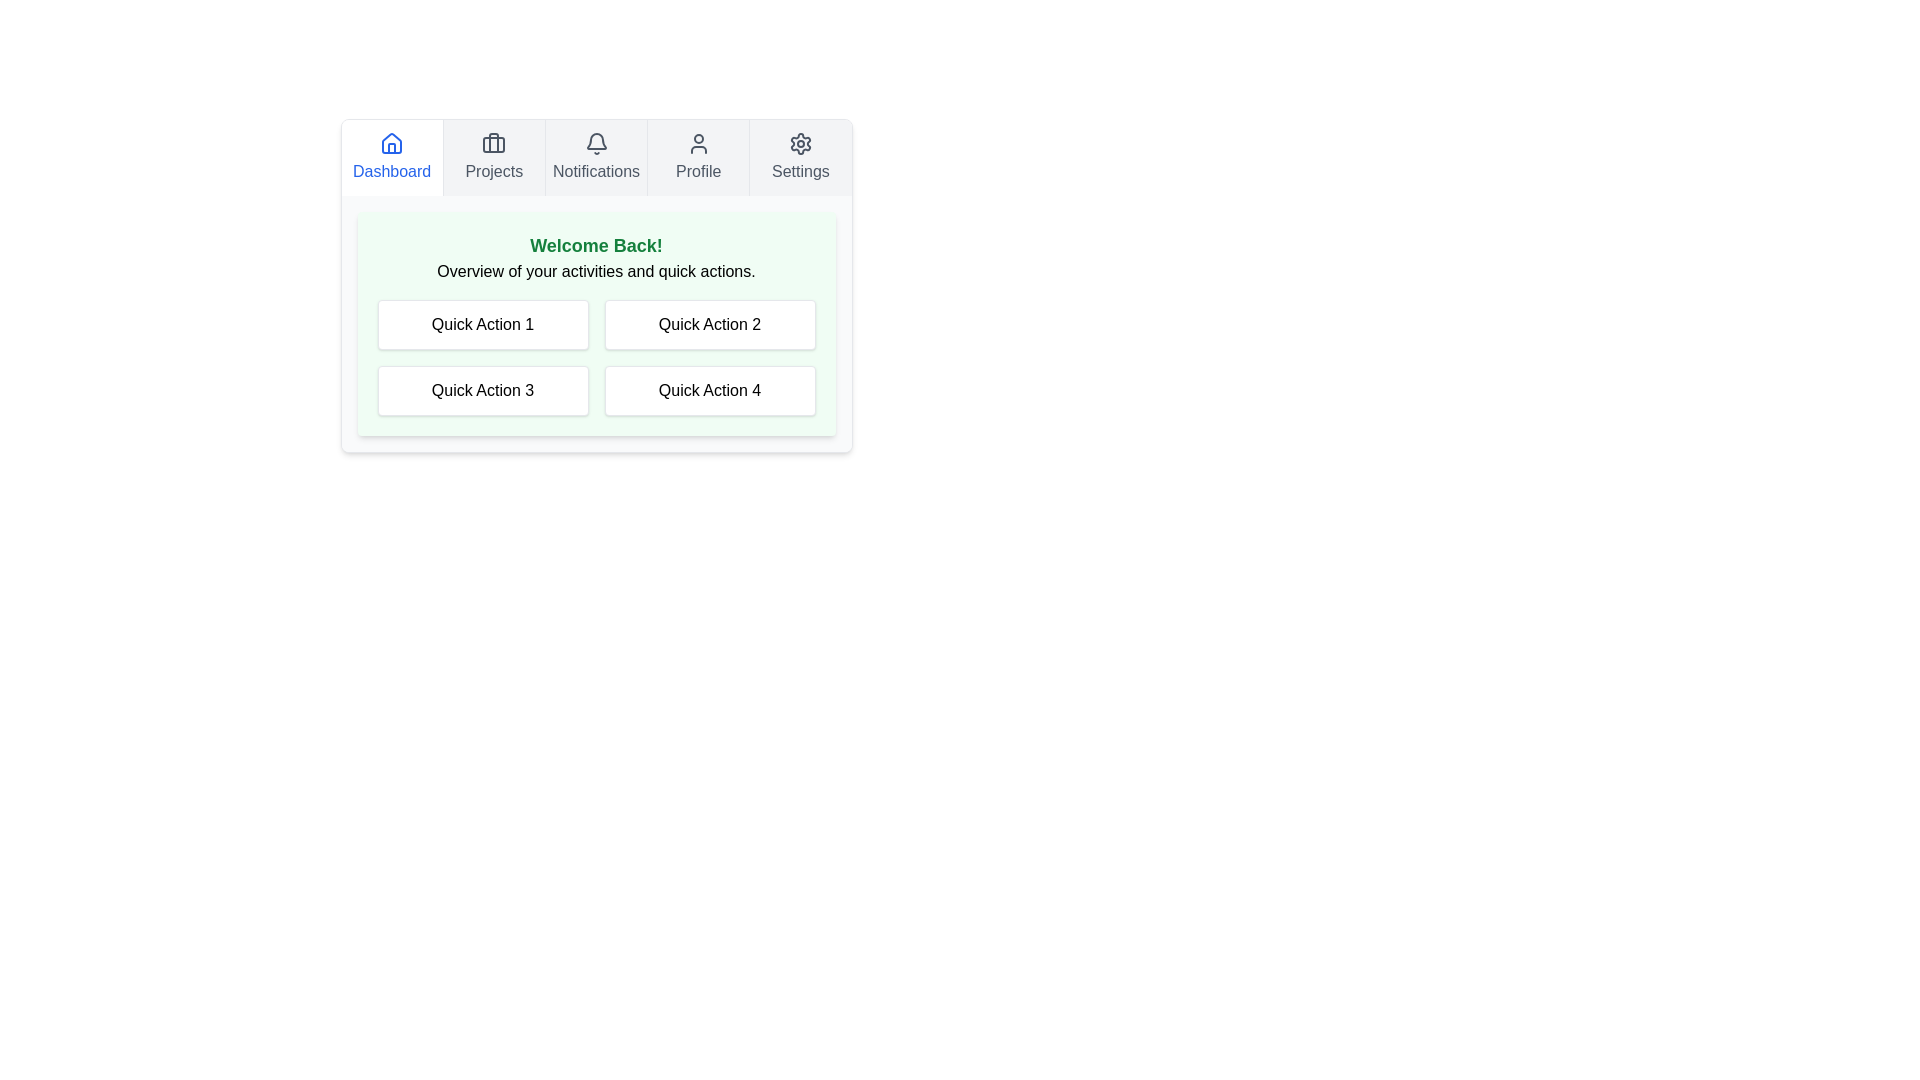 The width and height of the screenshot is (1920, 1080). Describe the element at coordinates (494, 171) in the screenshot. I see `the content of the navigation label that directs users to projects, located in the top navigation bar, second from the left after 'Dashboard'` at that location.